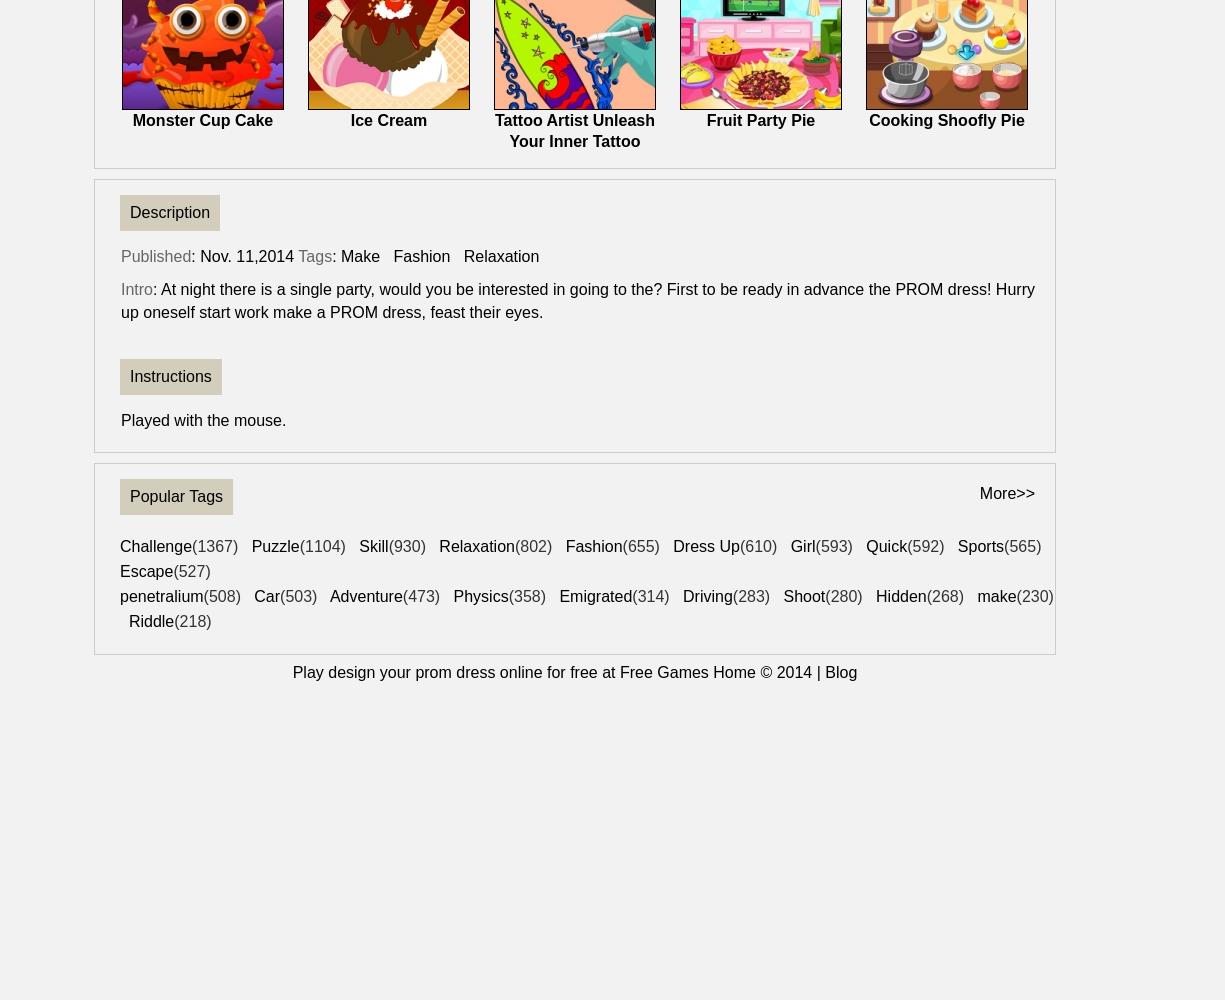 The height and width of the screenshot is (1000, 1225). I want to click on 'Adventure', so click(365, 595).